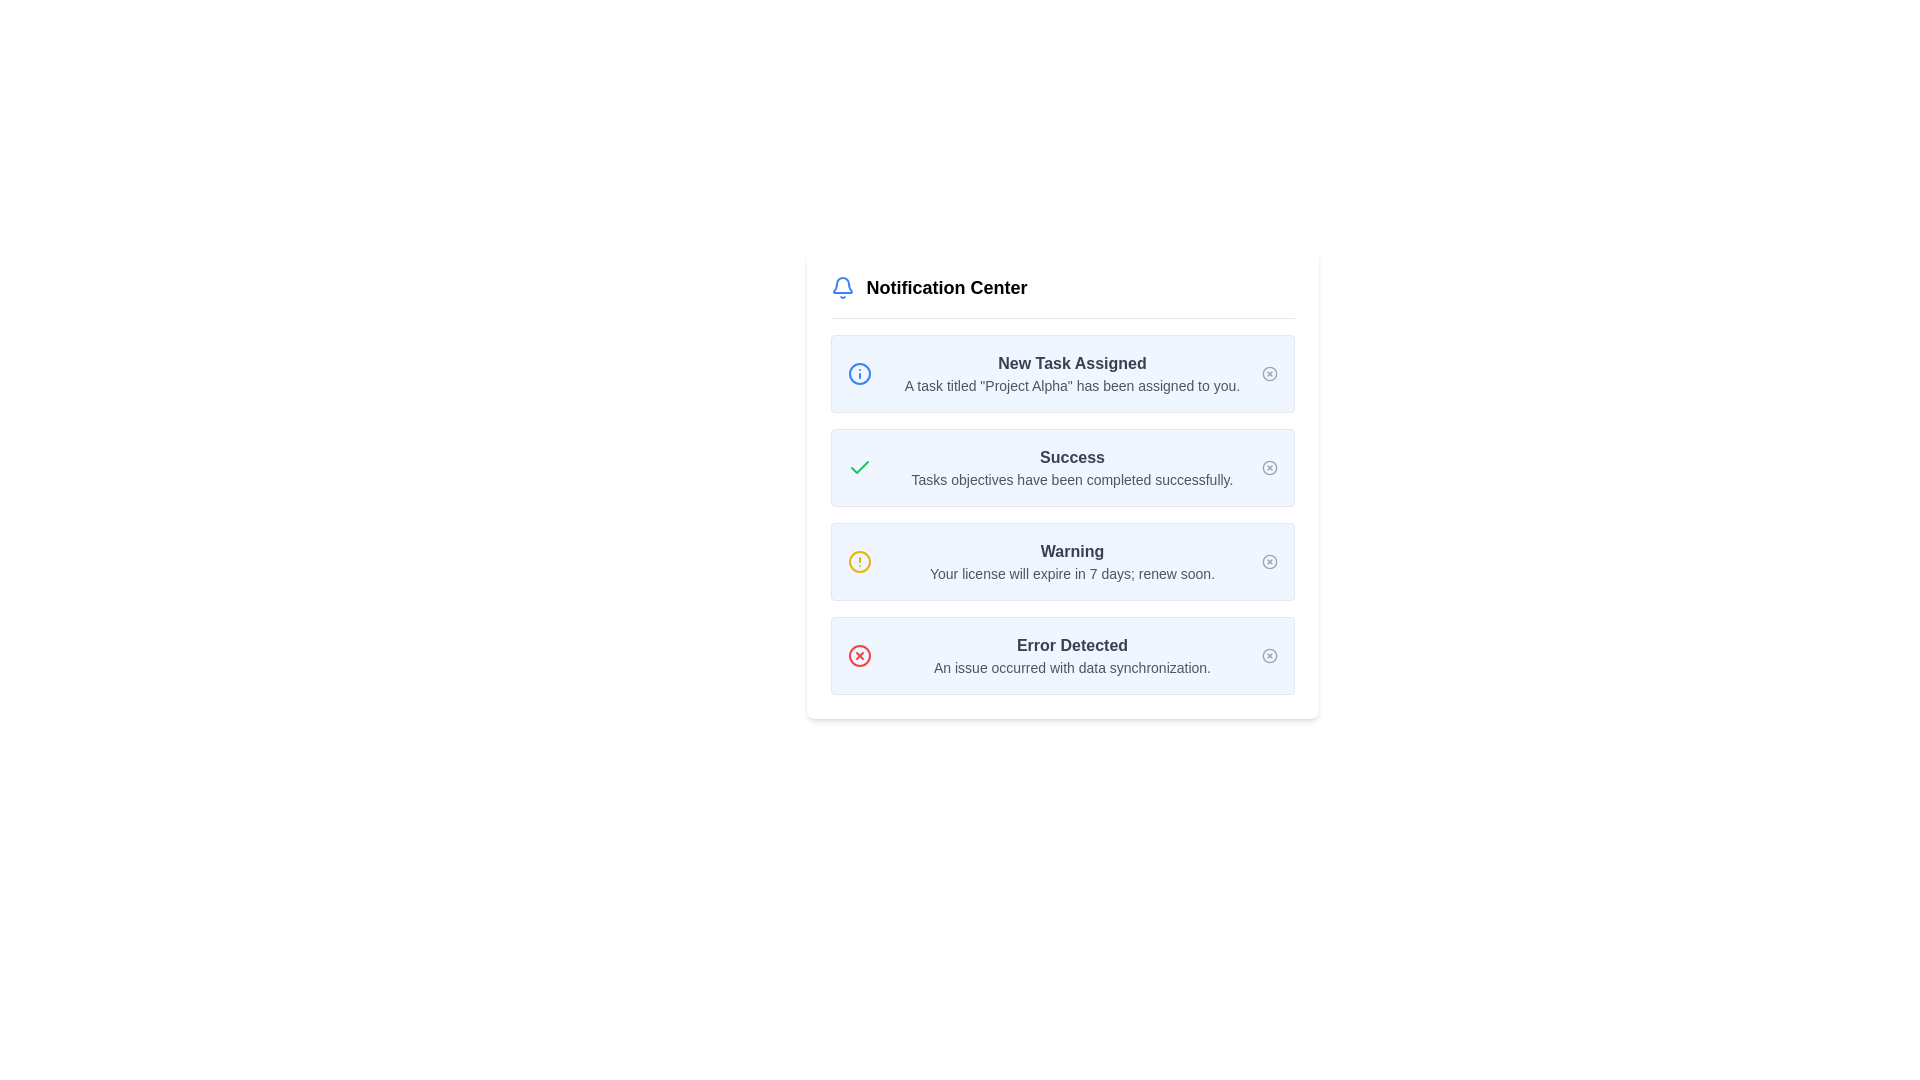 This screenshot has width=1920, height=1080. I want to click on the SVG Circle element that represents the error icon in the 'Error Detected' notification at the bottom of the notification list, so click(859, 655).